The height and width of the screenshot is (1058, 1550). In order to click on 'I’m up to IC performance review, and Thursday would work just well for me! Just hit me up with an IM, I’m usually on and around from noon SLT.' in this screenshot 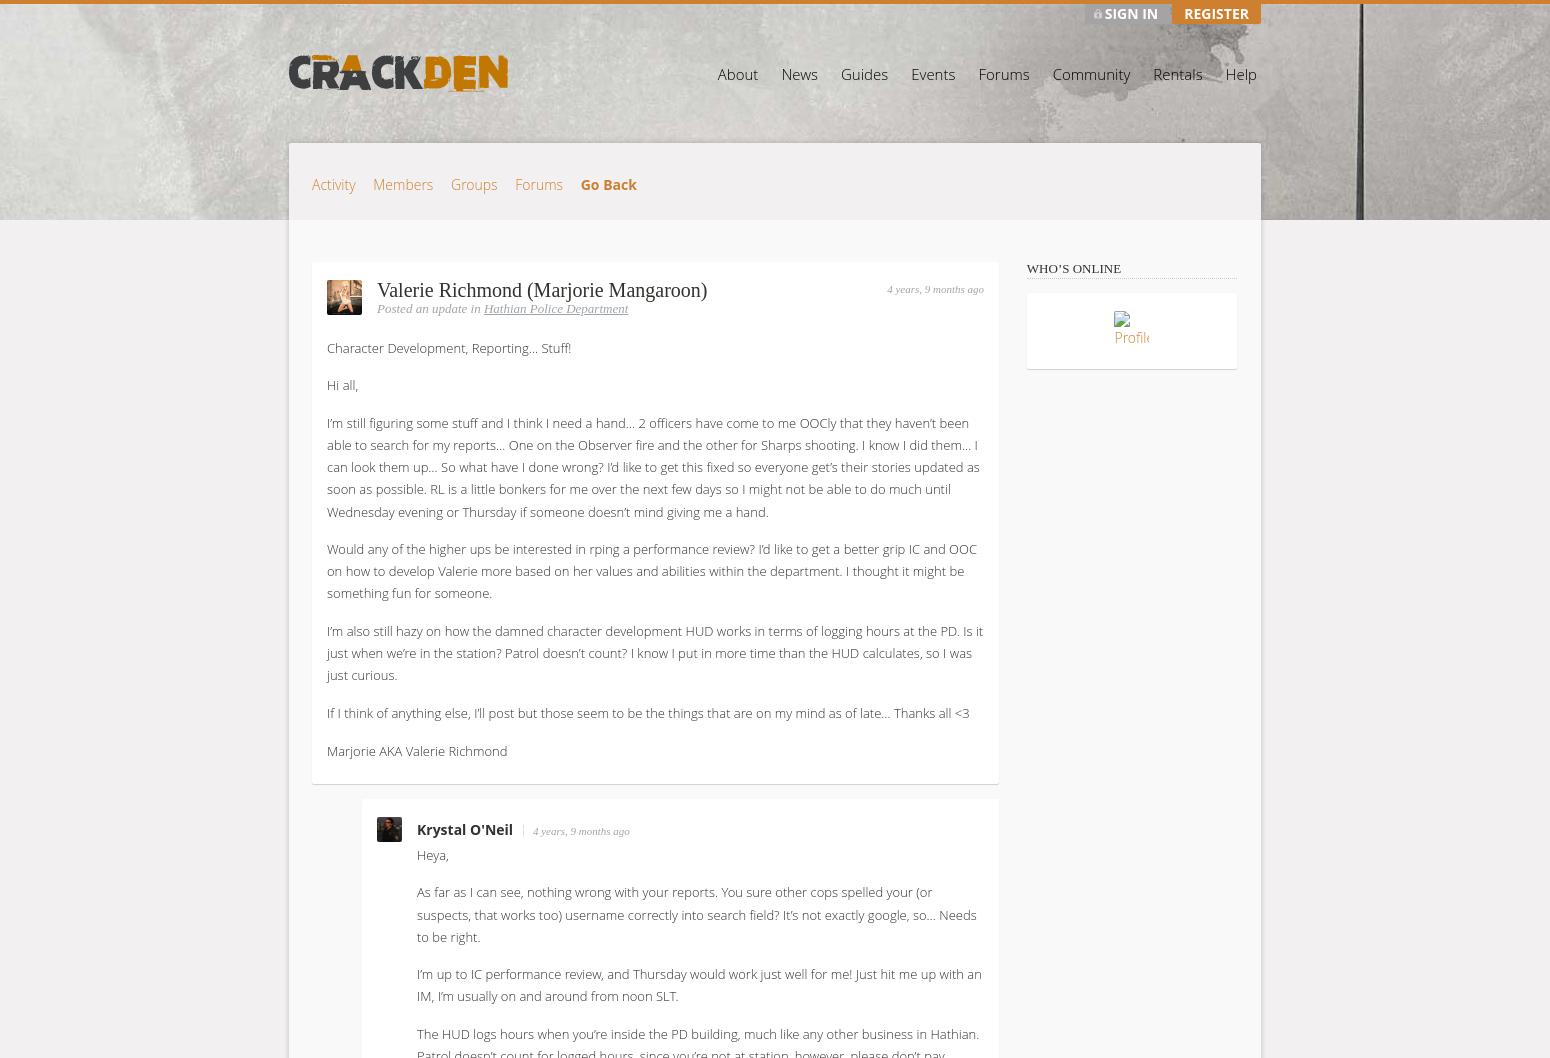, I will do `click(699, 983)`.